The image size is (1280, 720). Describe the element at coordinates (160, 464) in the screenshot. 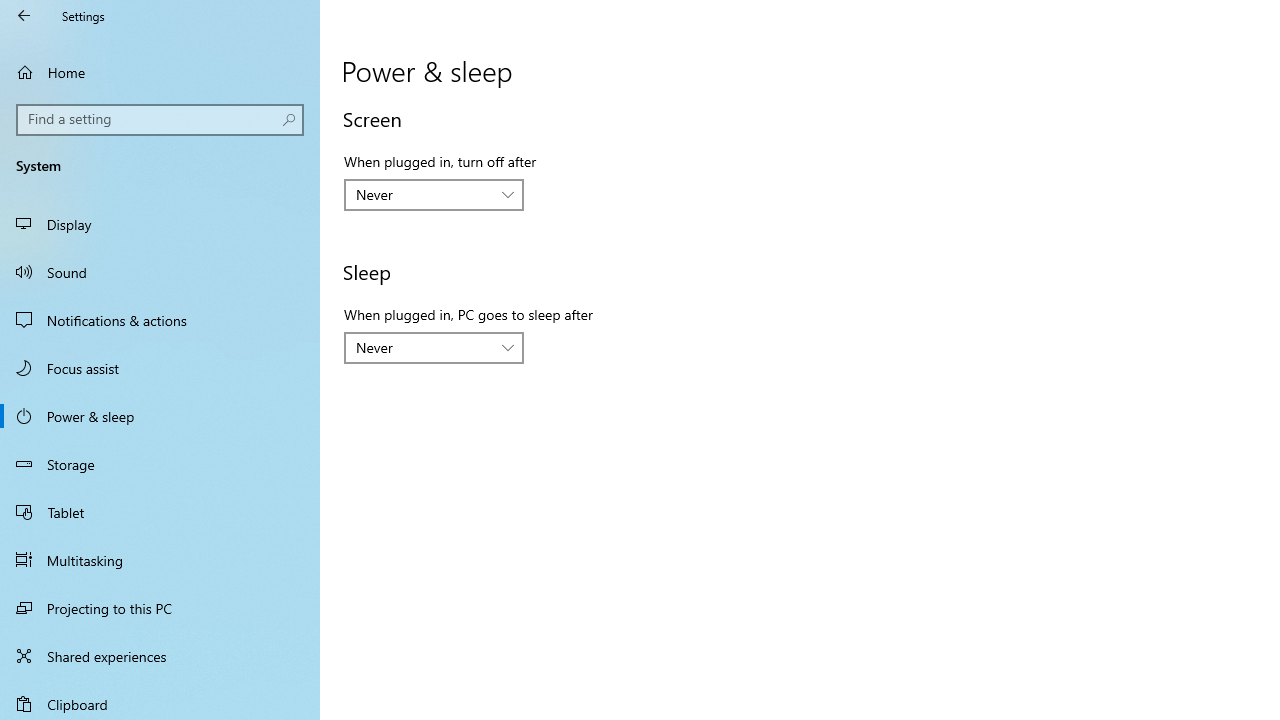

I see `'Storage'` at that location.